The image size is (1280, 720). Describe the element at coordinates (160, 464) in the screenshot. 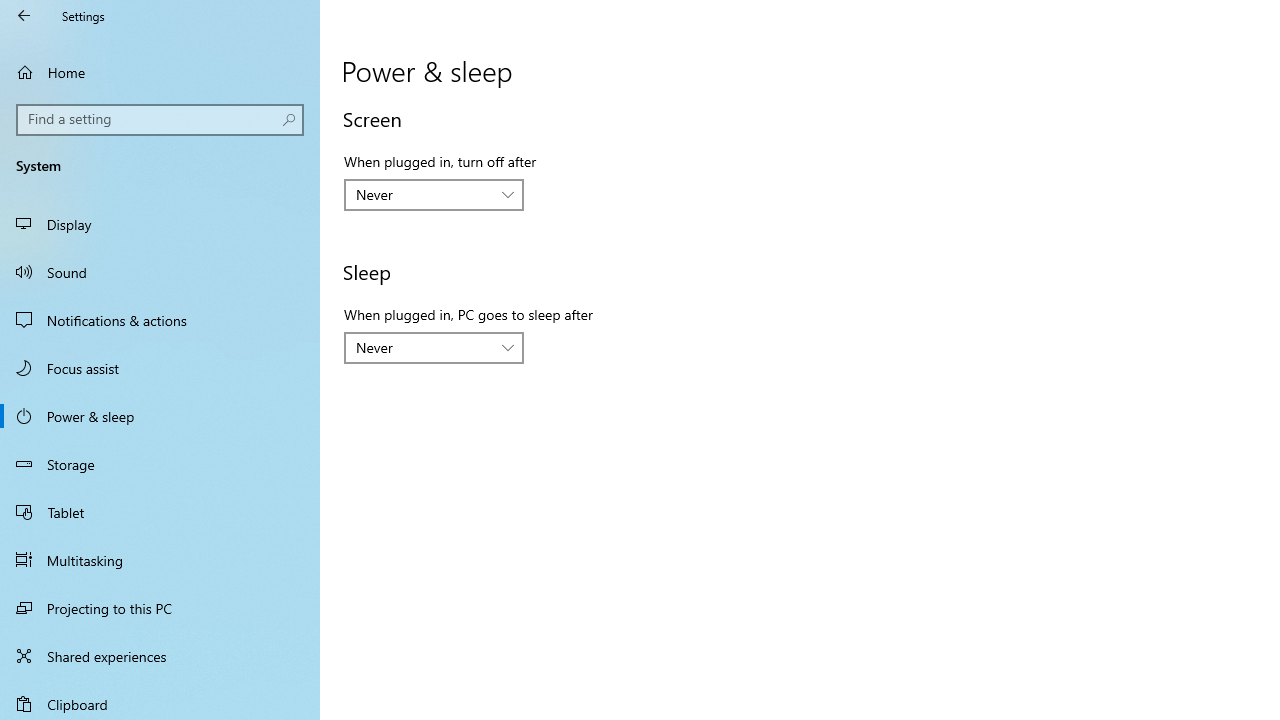

I see `'Storage'` at that location.